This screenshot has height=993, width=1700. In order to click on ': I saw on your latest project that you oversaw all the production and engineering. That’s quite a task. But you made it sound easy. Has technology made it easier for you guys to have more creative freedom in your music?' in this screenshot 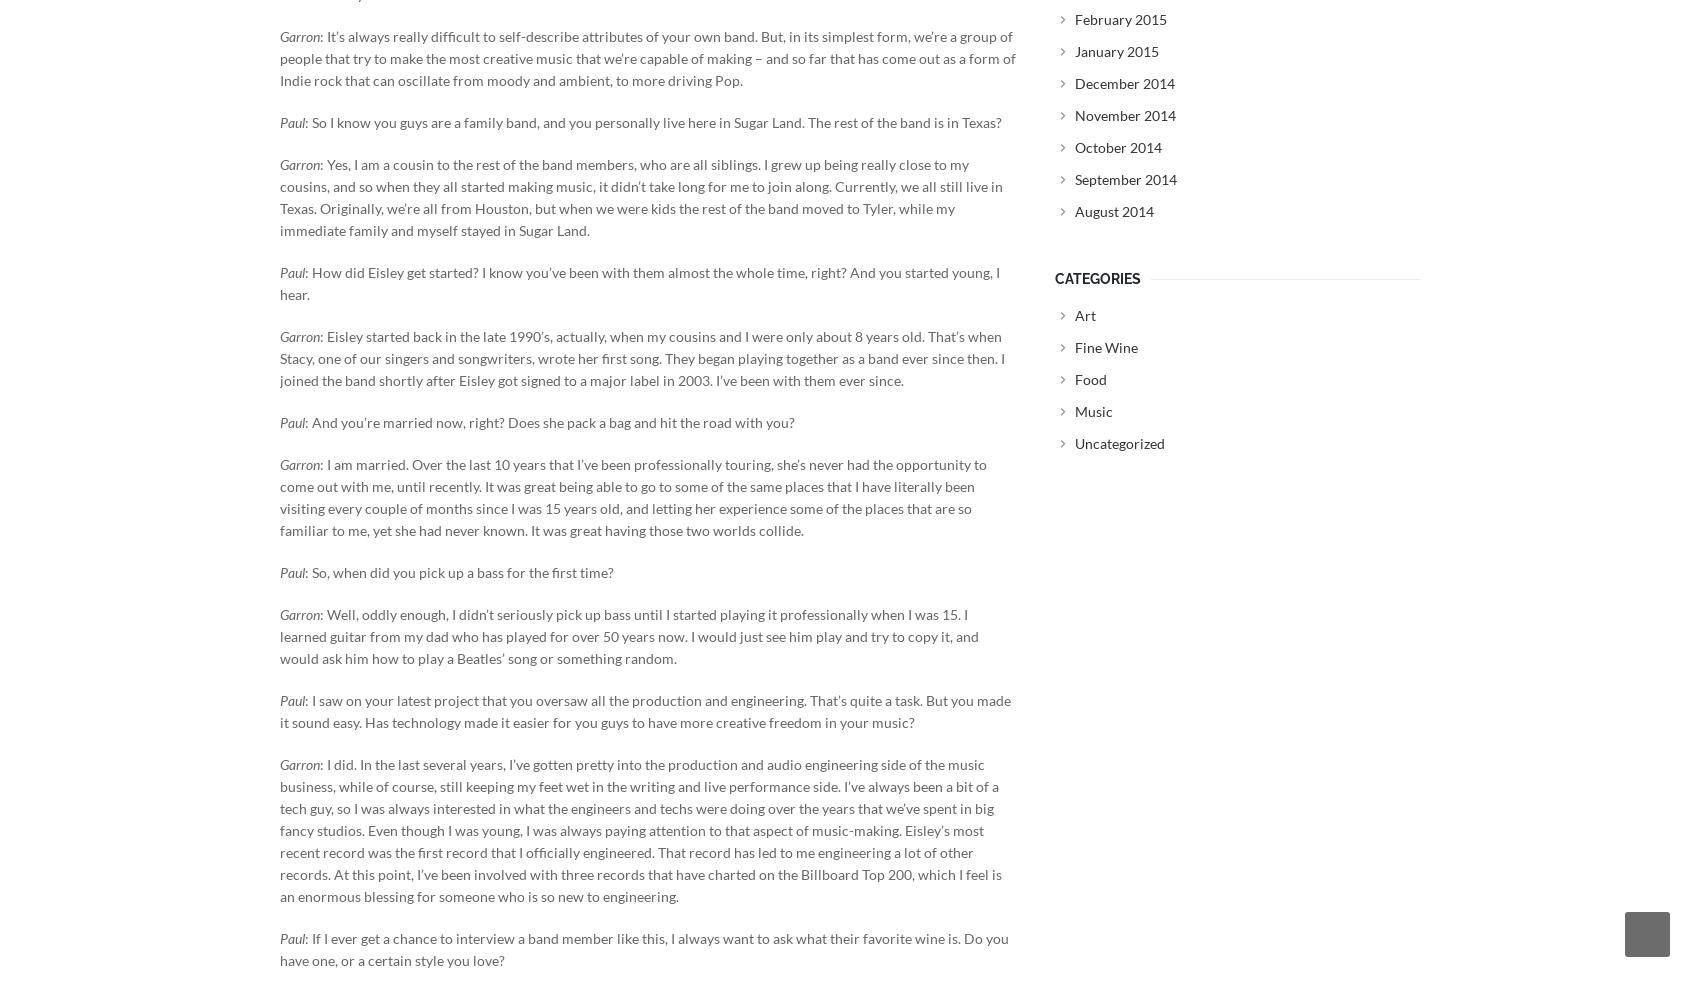, I will do `click(645, 709)`.